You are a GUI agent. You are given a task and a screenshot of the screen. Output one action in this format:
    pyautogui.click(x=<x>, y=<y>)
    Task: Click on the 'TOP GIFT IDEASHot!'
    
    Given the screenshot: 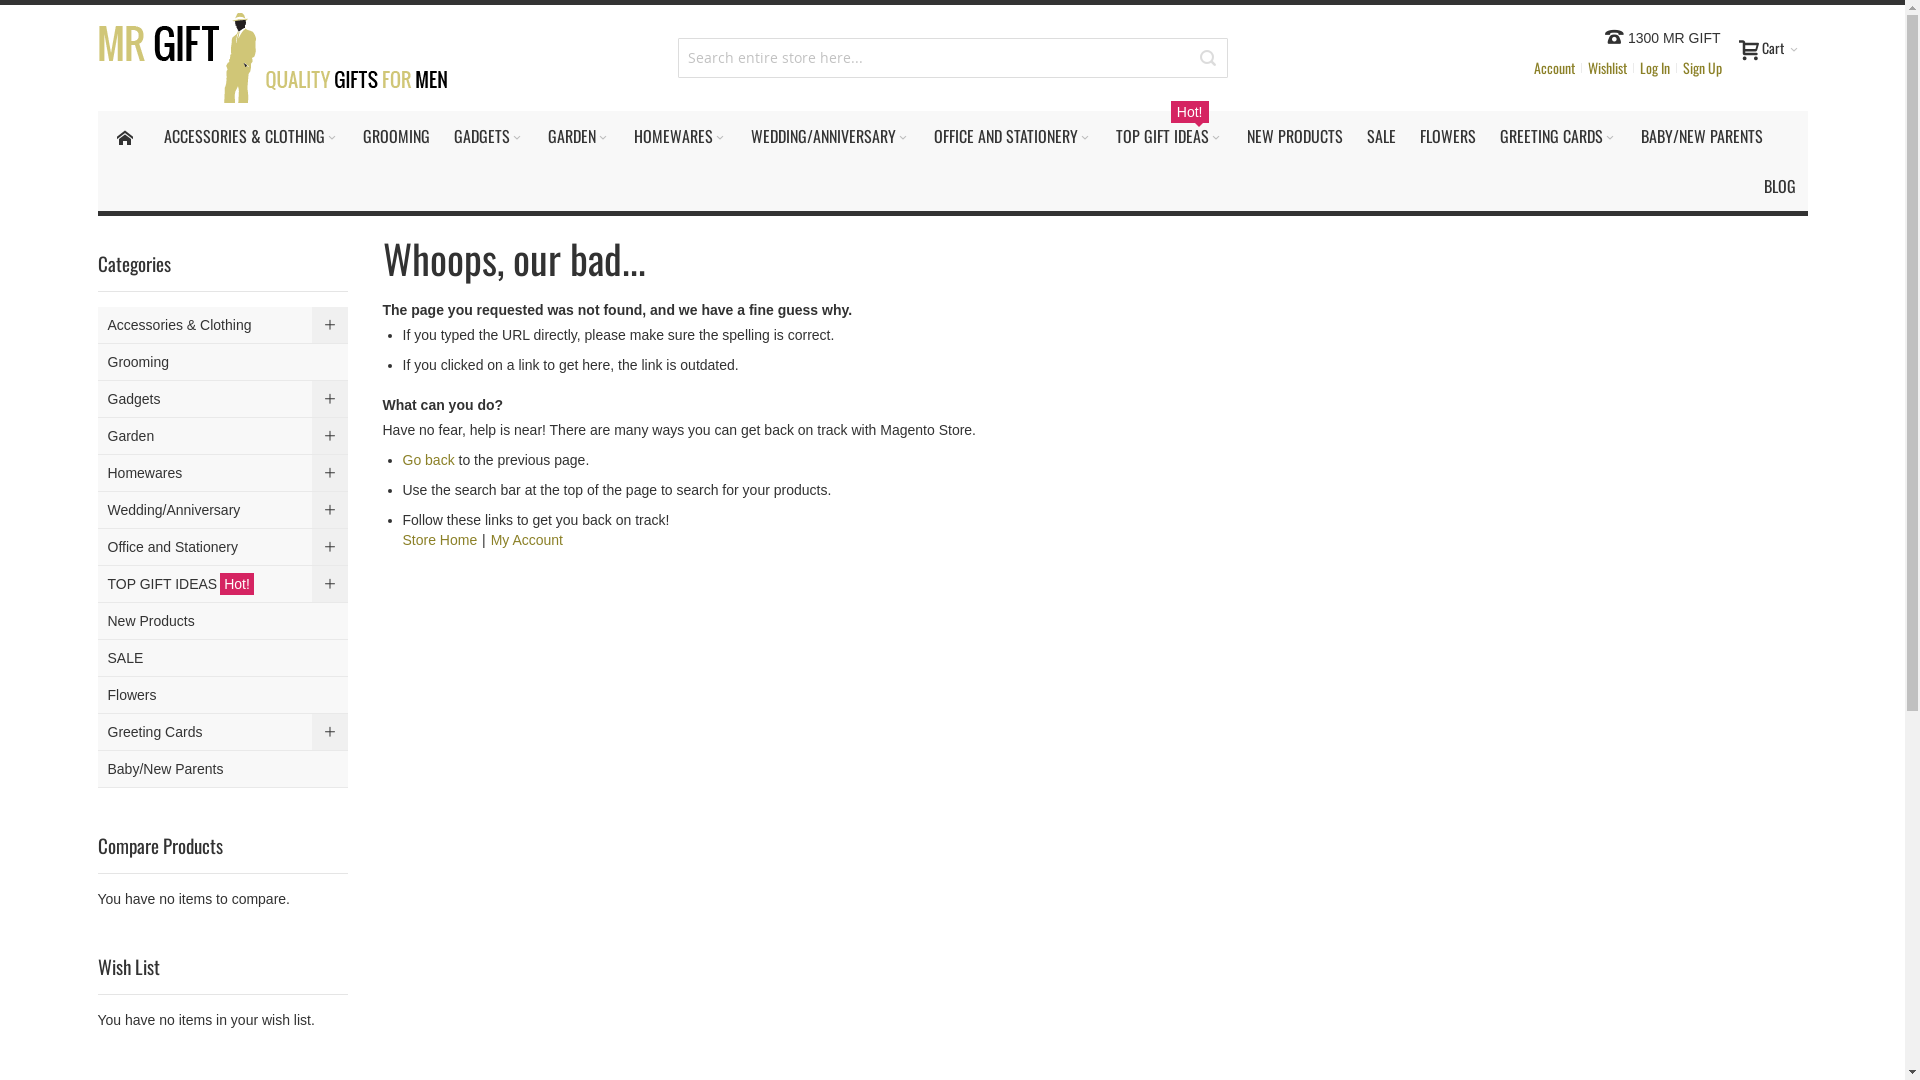 What is the action you would take?
    pyautogui.click(x=223, y=584)
    